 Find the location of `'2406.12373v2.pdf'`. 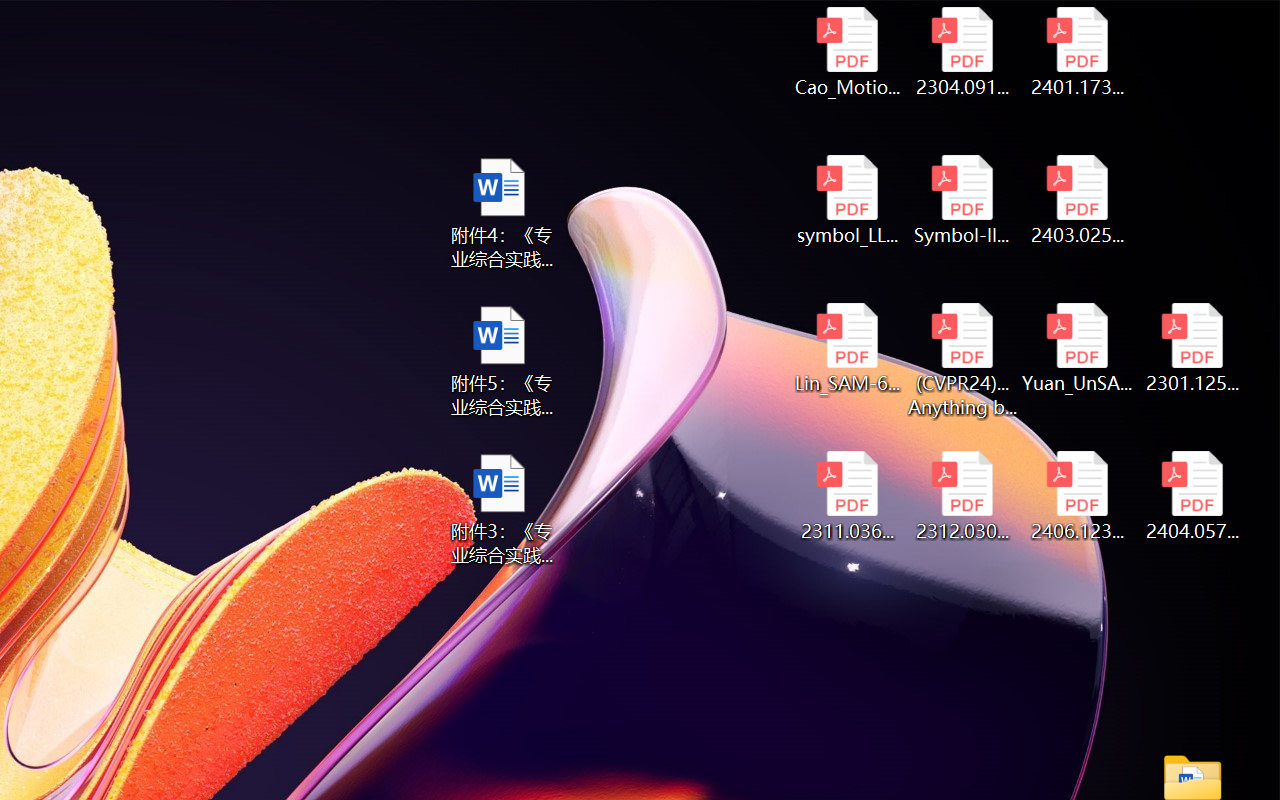

'2406.12373v2.pdf' is located at coordinates (1076, 496).